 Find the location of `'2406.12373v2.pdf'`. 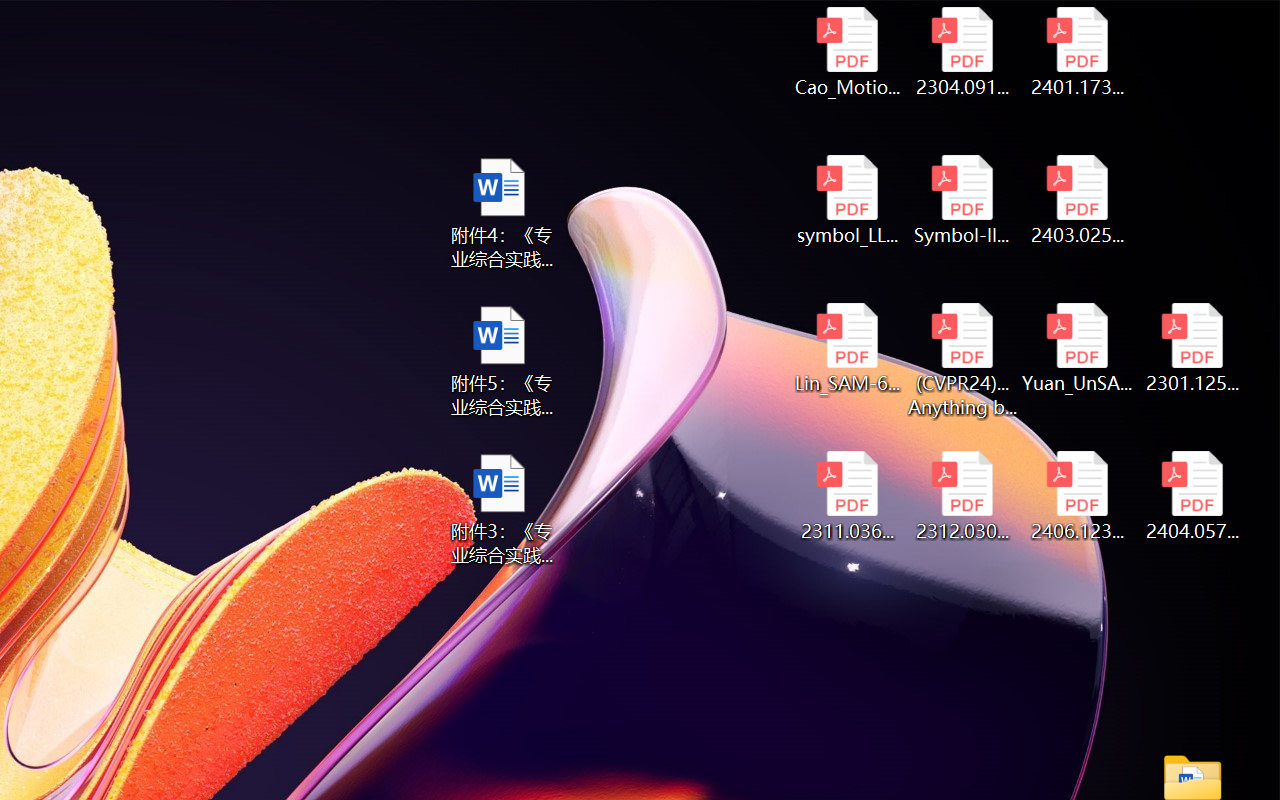

'2406.12373v2.pdf' is located at coordinates (1076, 496).